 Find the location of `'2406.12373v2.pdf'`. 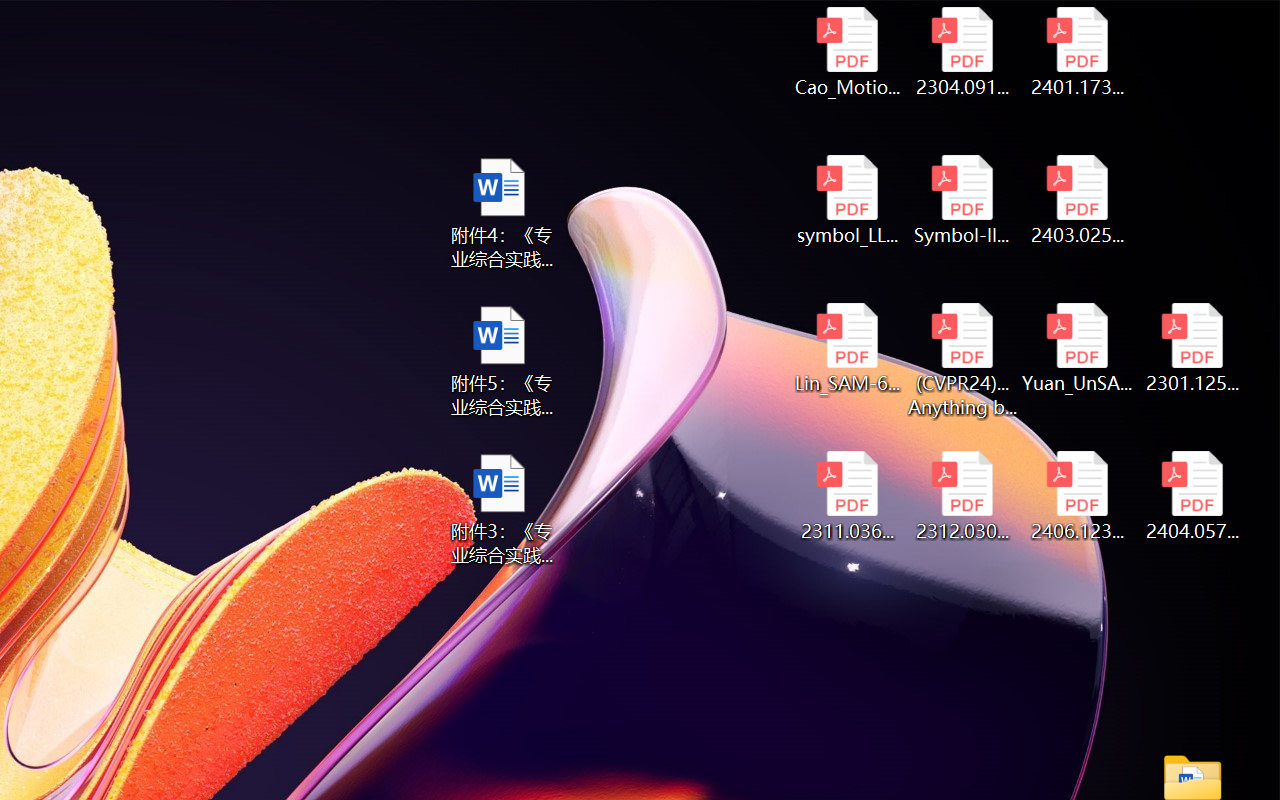

'2406.12373v2.pdf' is located at coordinates (1076, 496).